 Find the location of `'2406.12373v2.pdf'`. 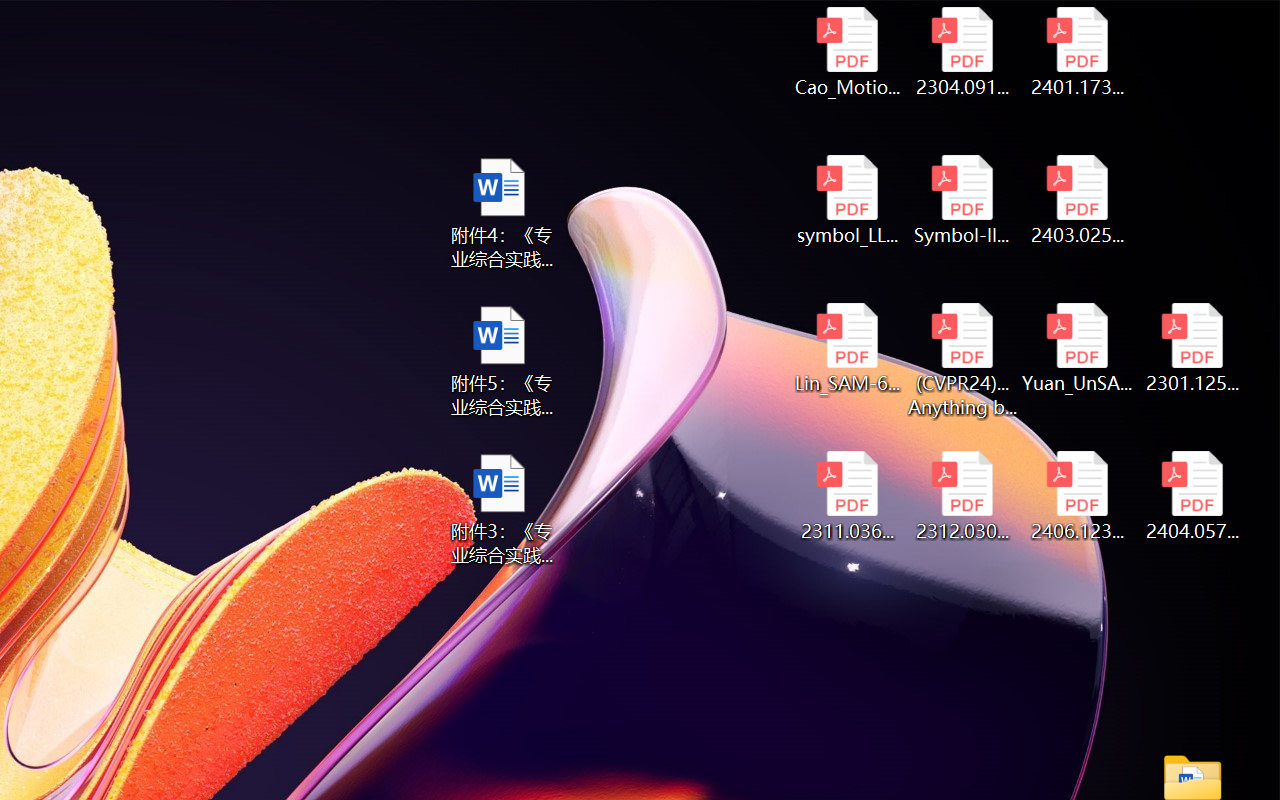

'2406.12373v2.pdf' is located at coordinates (1076, 496).